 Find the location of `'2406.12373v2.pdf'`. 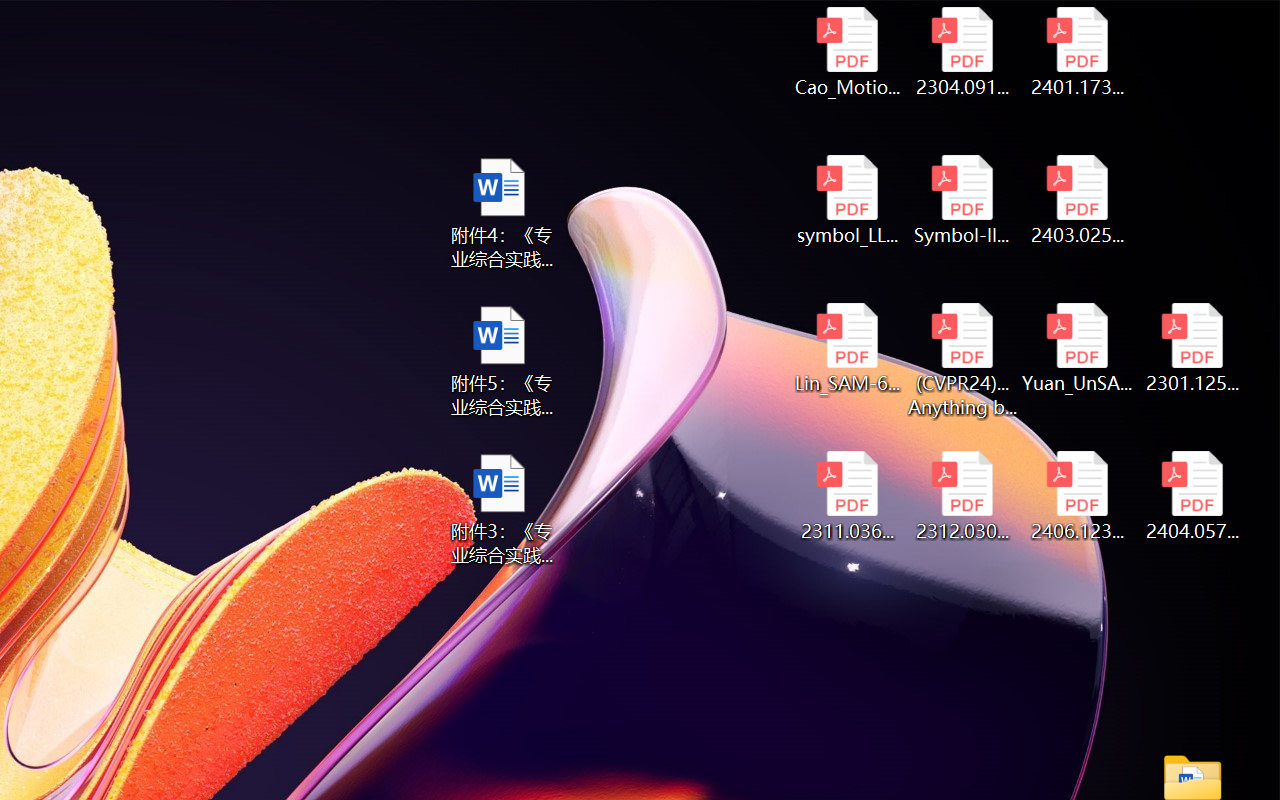

'2406.12373v2.pdf' is located at coordinates (1076, 496).